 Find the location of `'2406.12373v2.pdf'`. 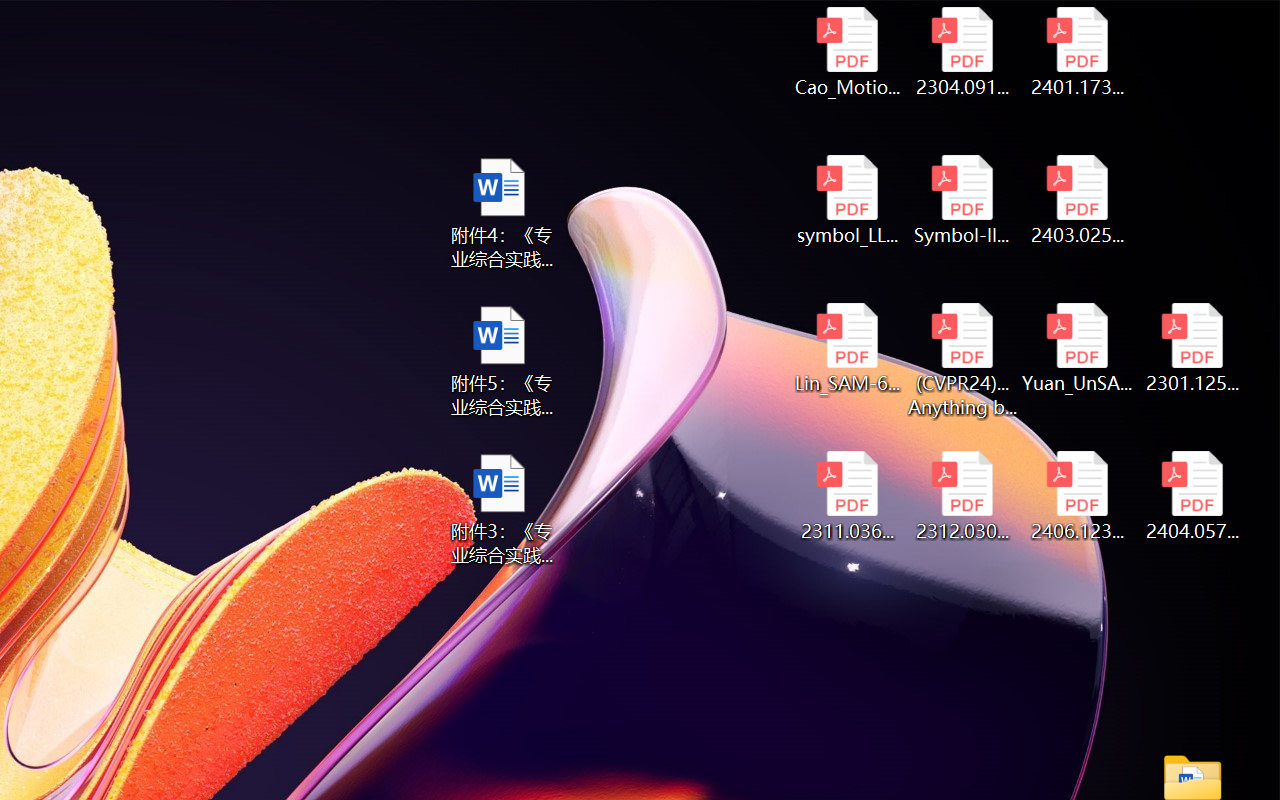

'2406.12373v2.pdf' is located at coordinates (1076, 496).